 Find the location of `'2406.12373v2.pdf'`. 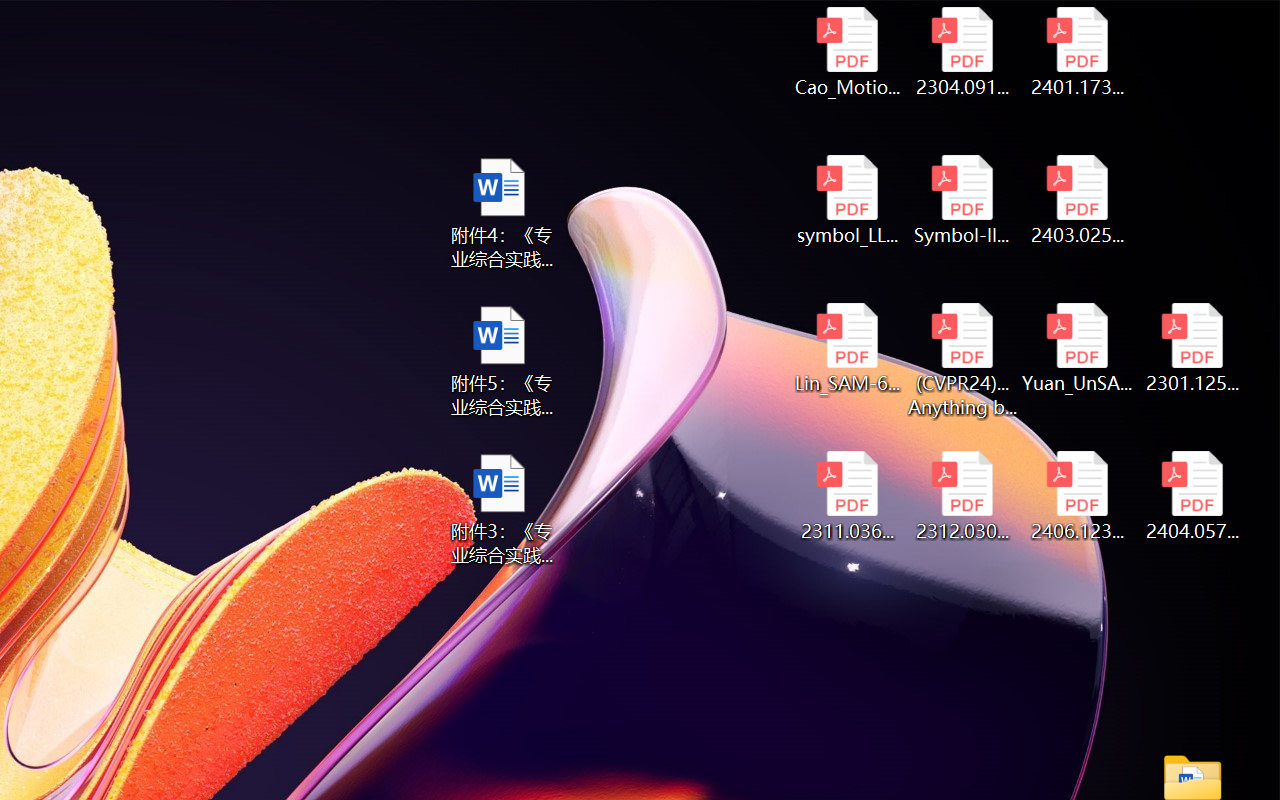

'2406.12373v2.pdf' is located at coordinates (1076, 496).